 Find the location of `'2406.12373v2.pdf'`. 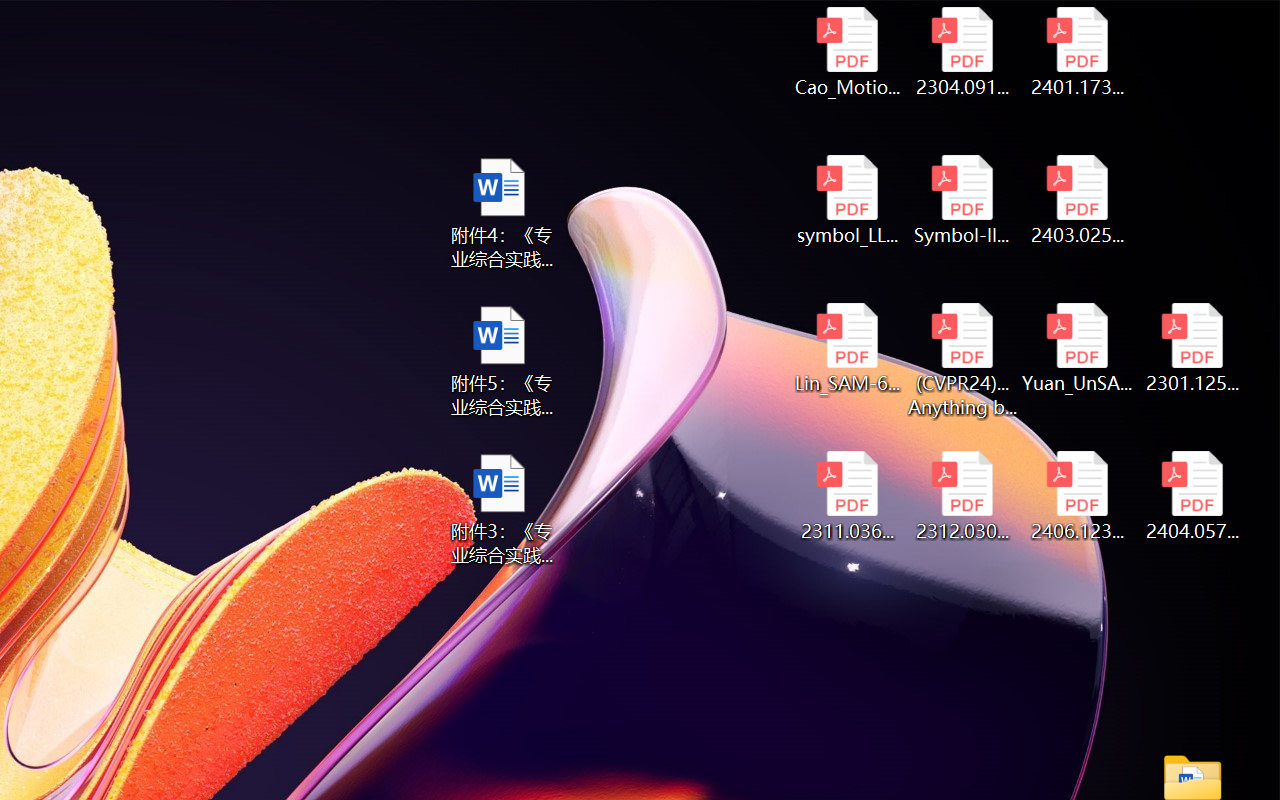

'2406.12373v2.pdf' is located at coordinates (1076, 496).